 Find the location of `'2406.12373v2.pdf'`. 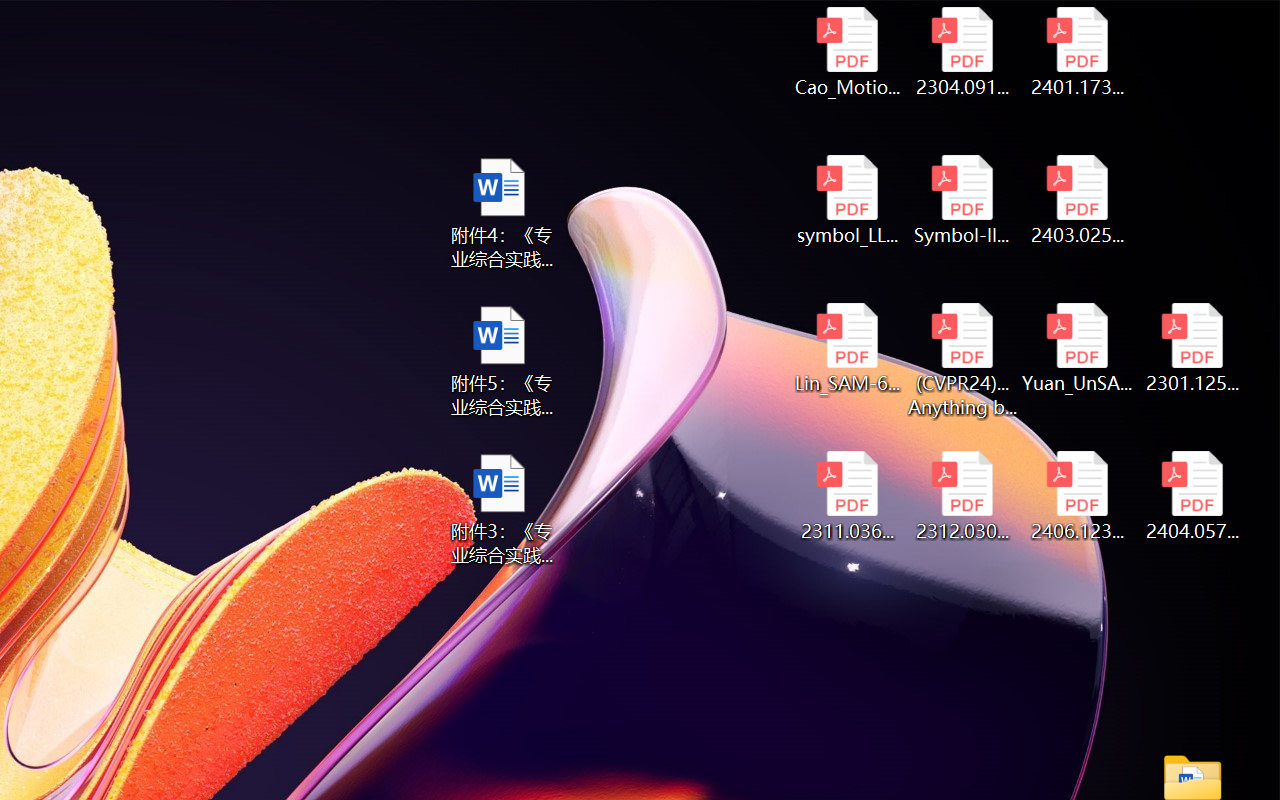

'2406.12373v2.pdf' is located at coordinates (1076, 496).